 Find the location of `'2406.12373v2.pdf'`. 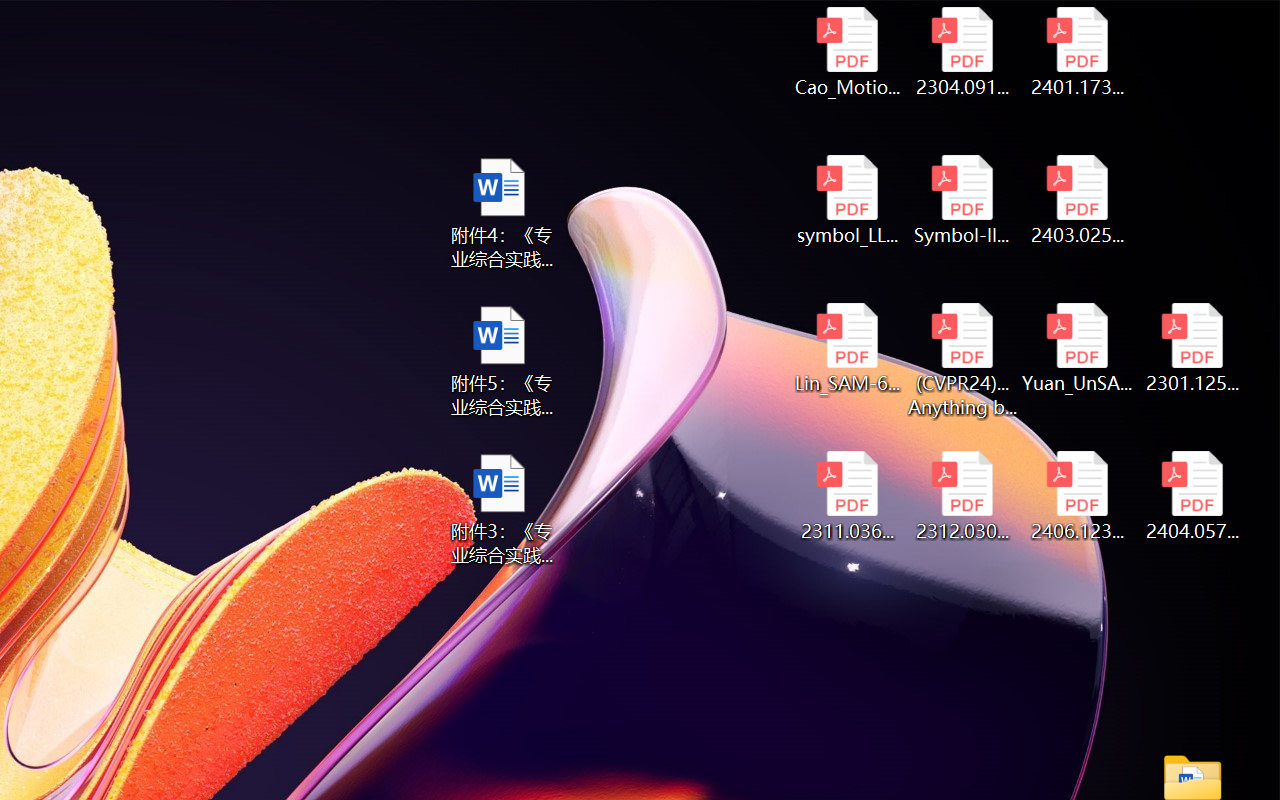

'2406.12373v2.pdf' is located at coordinates (1076, 496).